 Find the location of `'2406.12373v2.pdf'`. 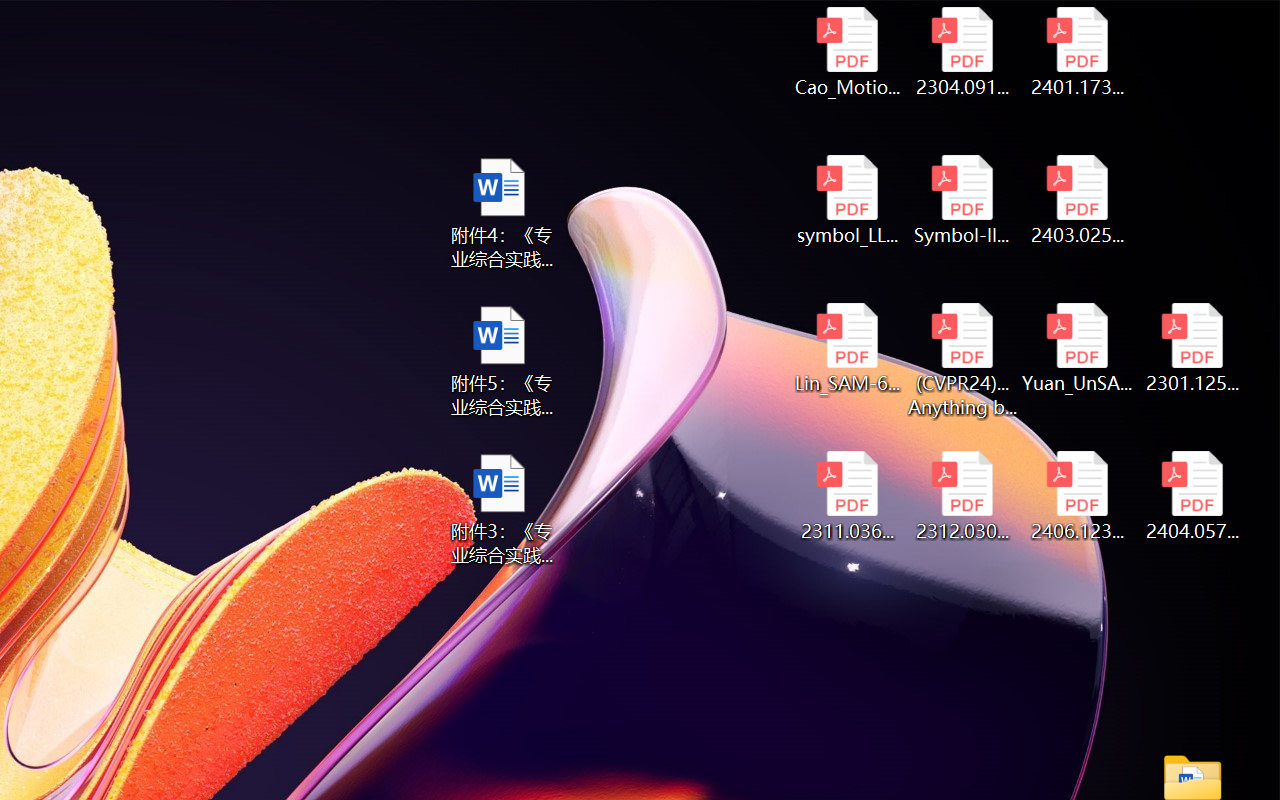

'2406.12373v2.pdf' is located at coordinates (1076, 496).